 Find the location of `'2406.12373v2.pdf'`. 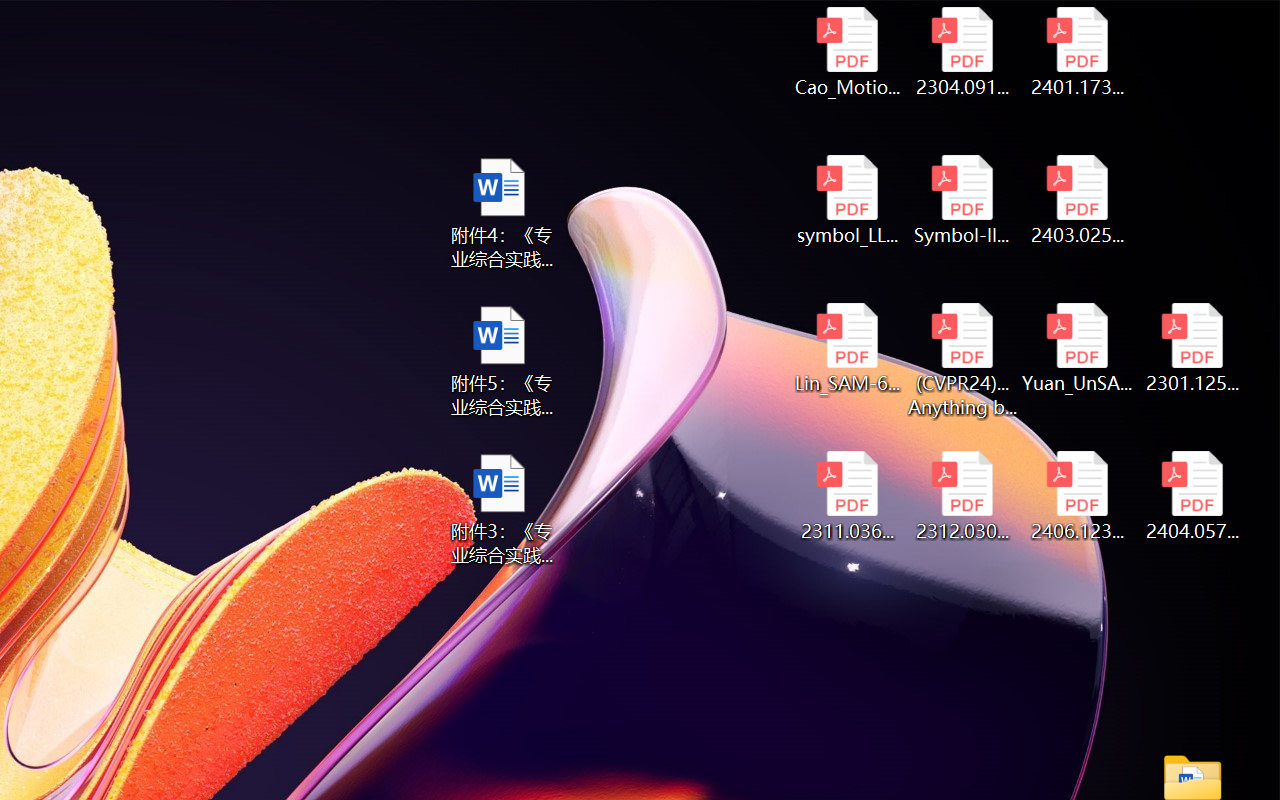

'2406.12373v2.pdf' is located at coordinates (1076, 496).